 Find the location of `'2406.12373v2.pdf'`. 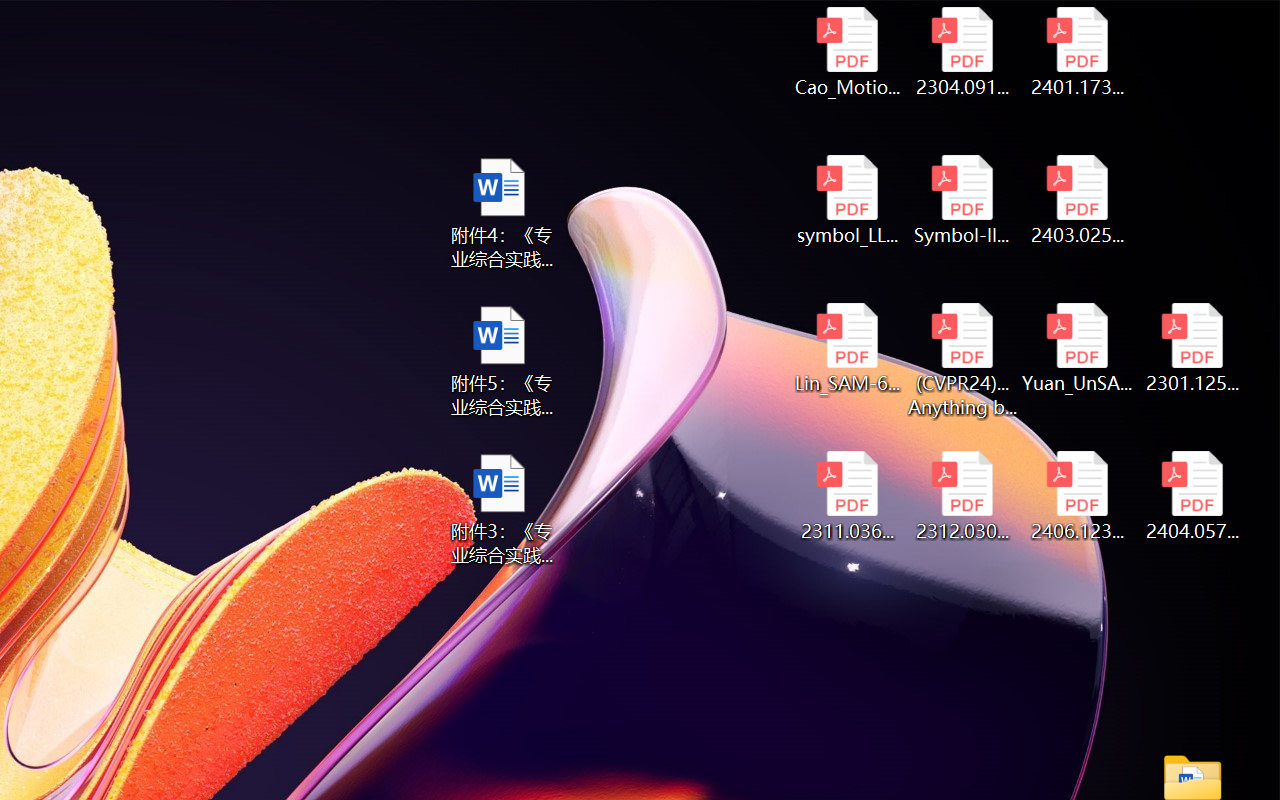

'2406.12373v2.pdf' is located at coordinates (1076, 496).